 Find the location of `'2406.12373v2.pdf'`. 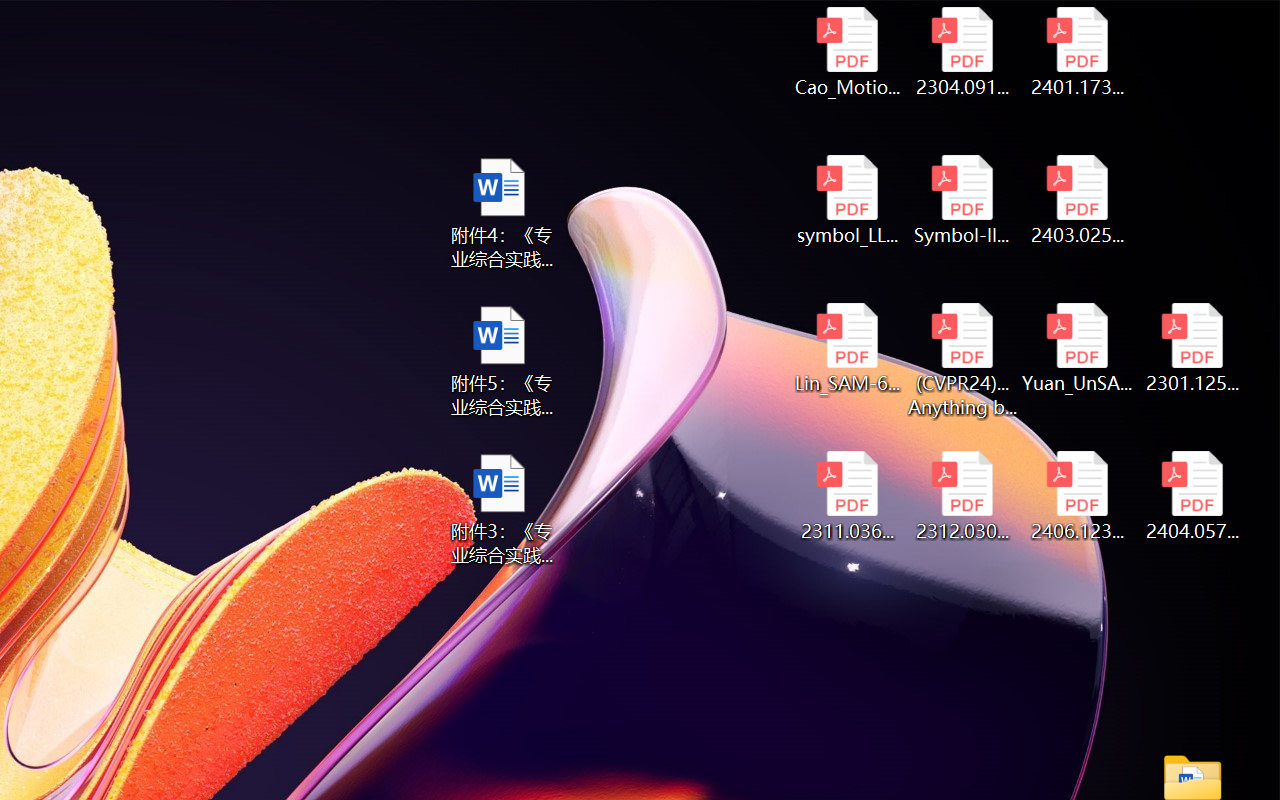

'2406.12373v2.pdf' is located at coordinates (1076, 496).